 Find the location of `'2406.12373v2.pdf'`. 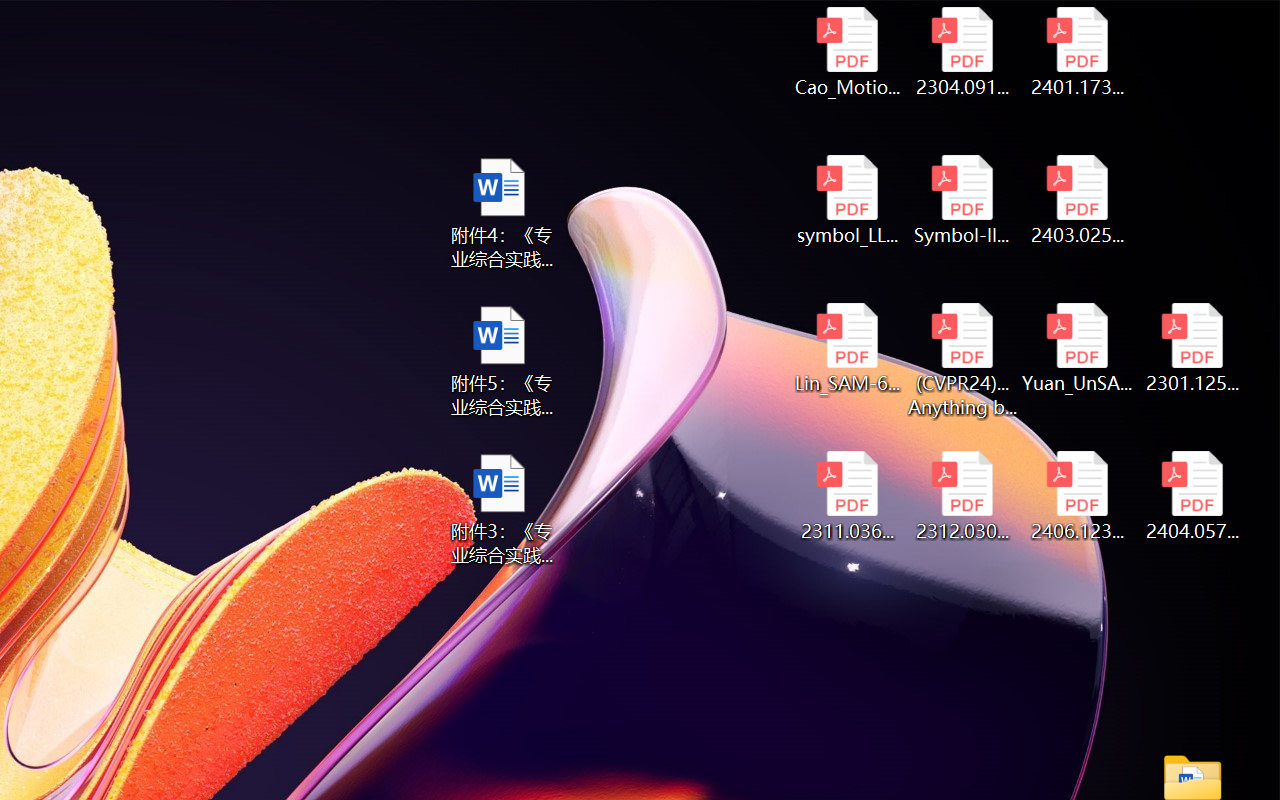

'2406.12373v2.pdf' is located at coordinates (1076, 496).